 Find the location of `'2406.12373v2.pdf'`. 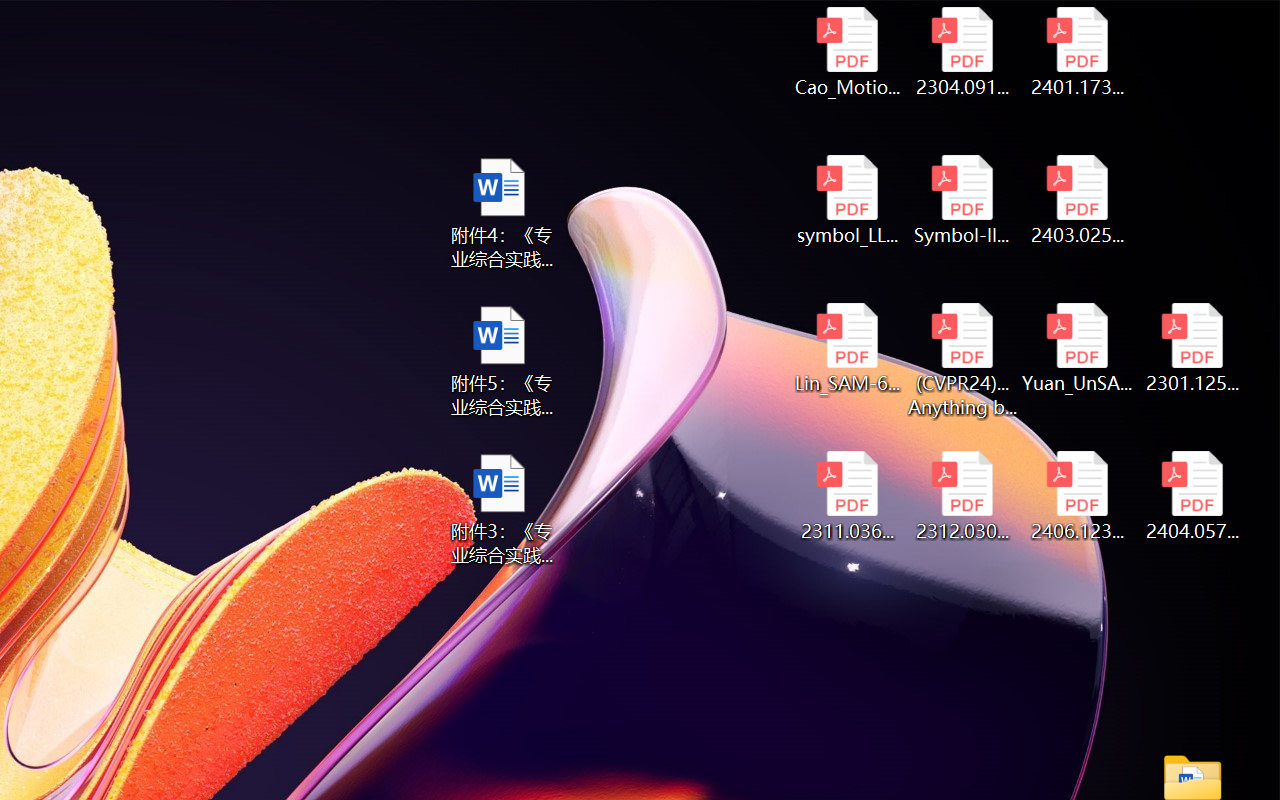

'2406.12373v2.pdf' is located at coordinates (1076, 496).